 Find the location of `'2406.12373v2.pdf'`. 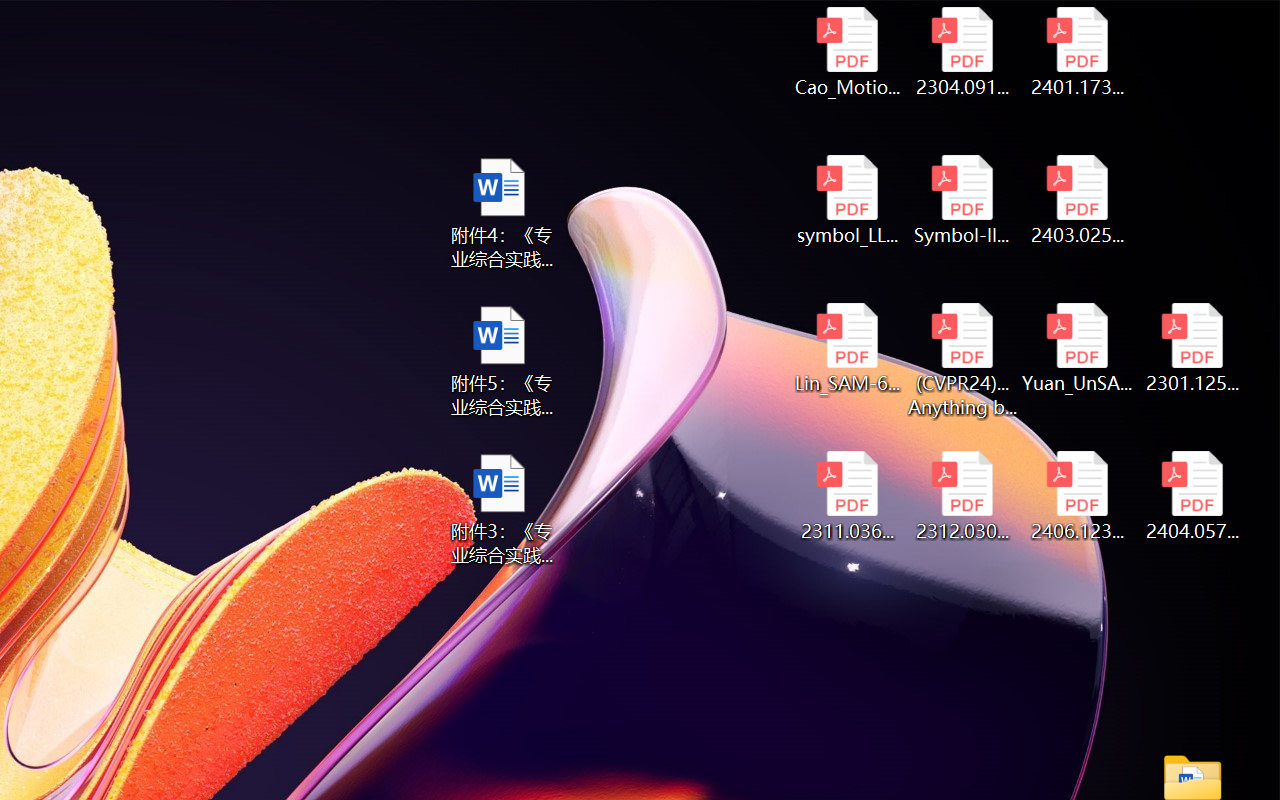

'2406.12373v2.pdf' is located at coordinates (1076, 496).